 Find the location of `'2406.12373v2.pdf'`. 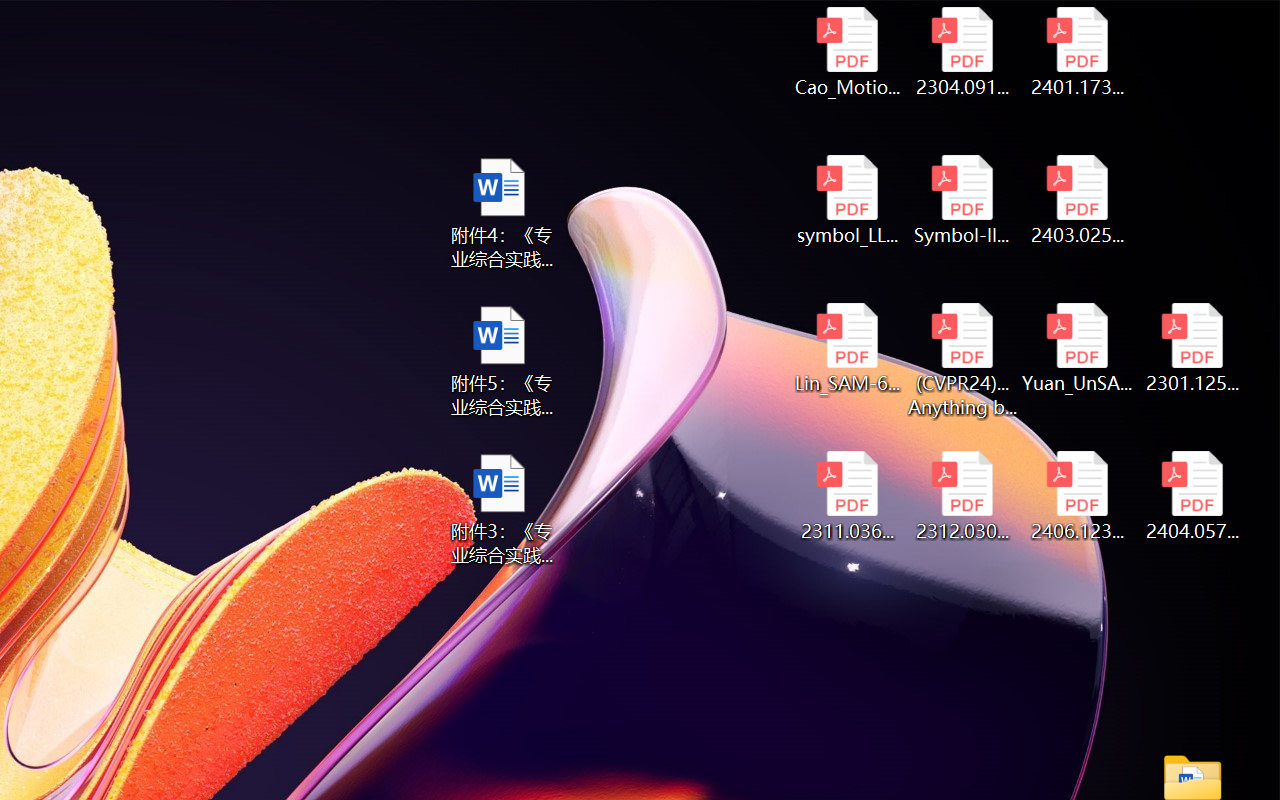

'2406.12373v2.pdf' is located at coordinates (1076, 496).